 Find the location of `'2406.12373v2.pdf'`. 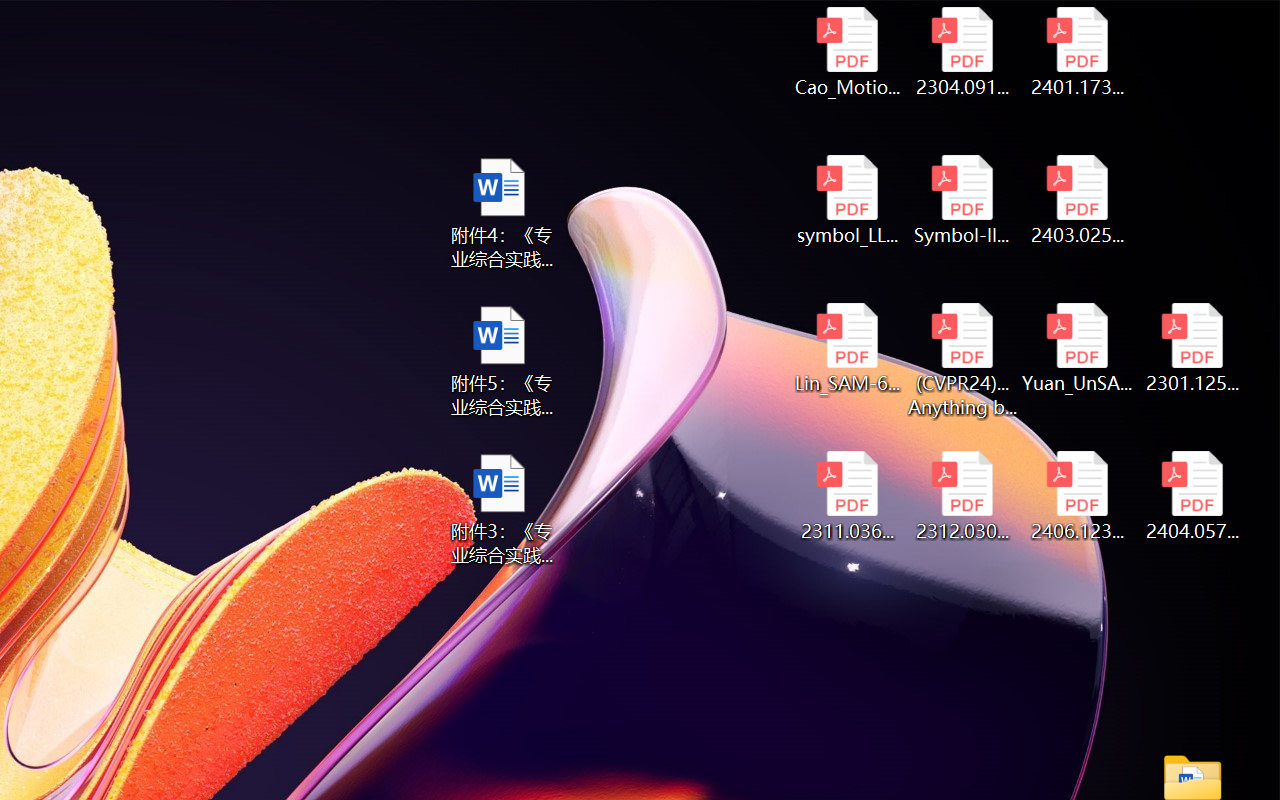

'2406.12373v2.pdf' is located at coordinates (1076, 496).